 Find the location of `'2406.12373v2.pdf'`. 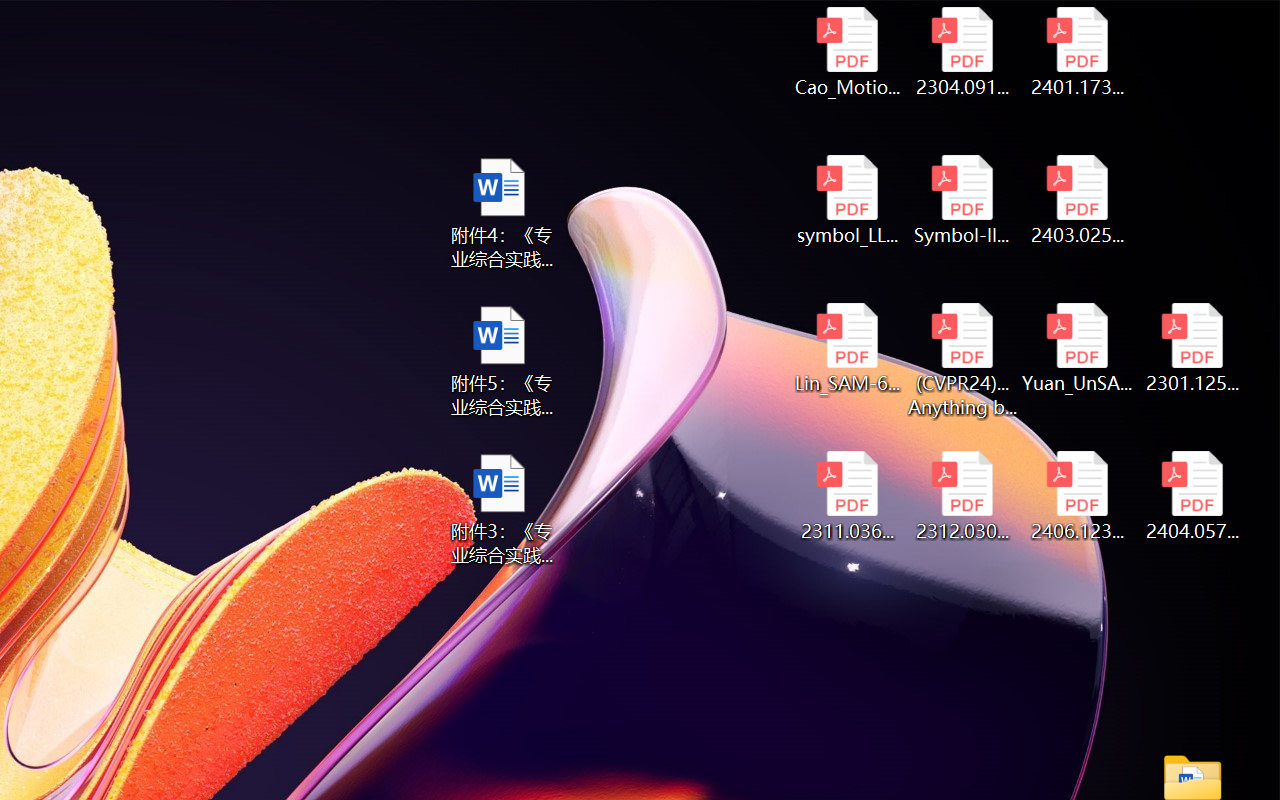

'2406.12373v2.pdf' is located at coordinates (1076, 496).